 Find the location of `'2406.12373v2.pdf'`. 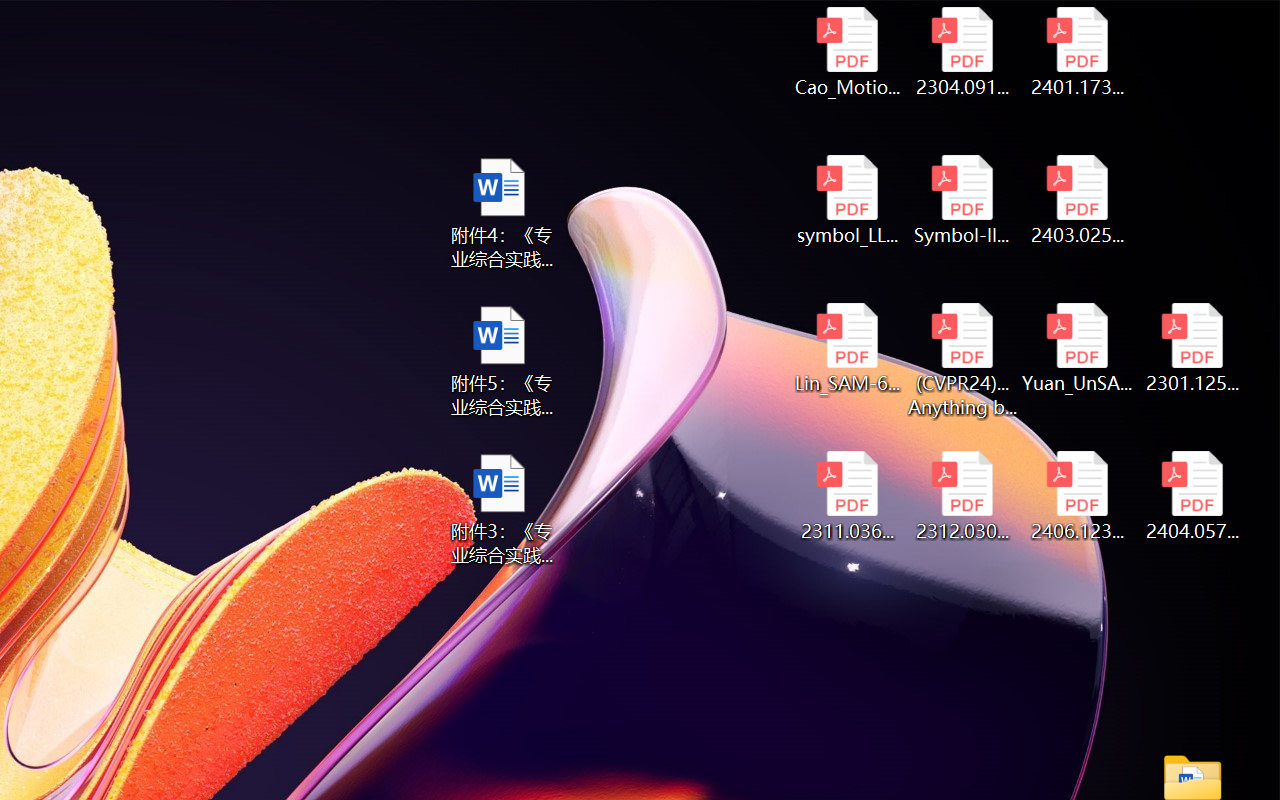

'2406.12373v2.pdf' is located at coordinates (1076, 496).